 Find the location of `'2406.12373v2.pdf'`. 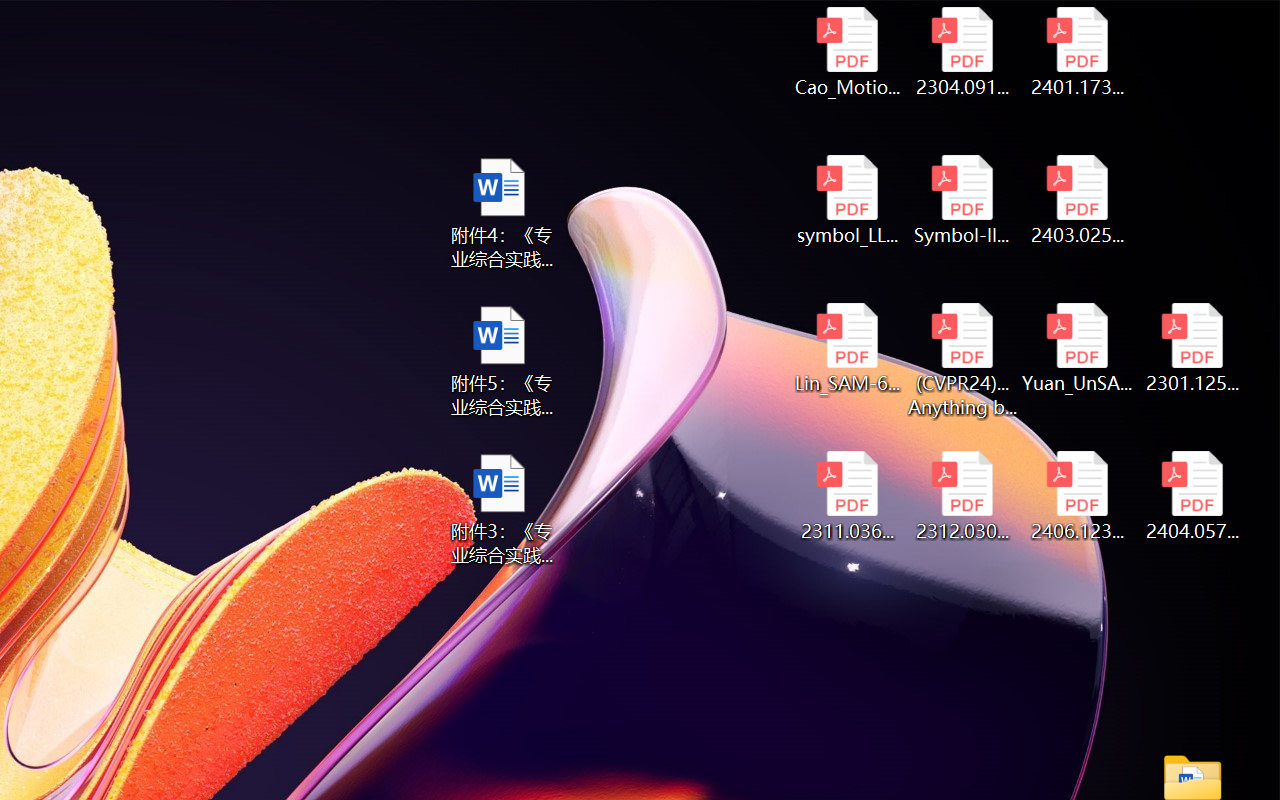

'2406.12373v2.pdf' is located at coordinates (1076, 496).